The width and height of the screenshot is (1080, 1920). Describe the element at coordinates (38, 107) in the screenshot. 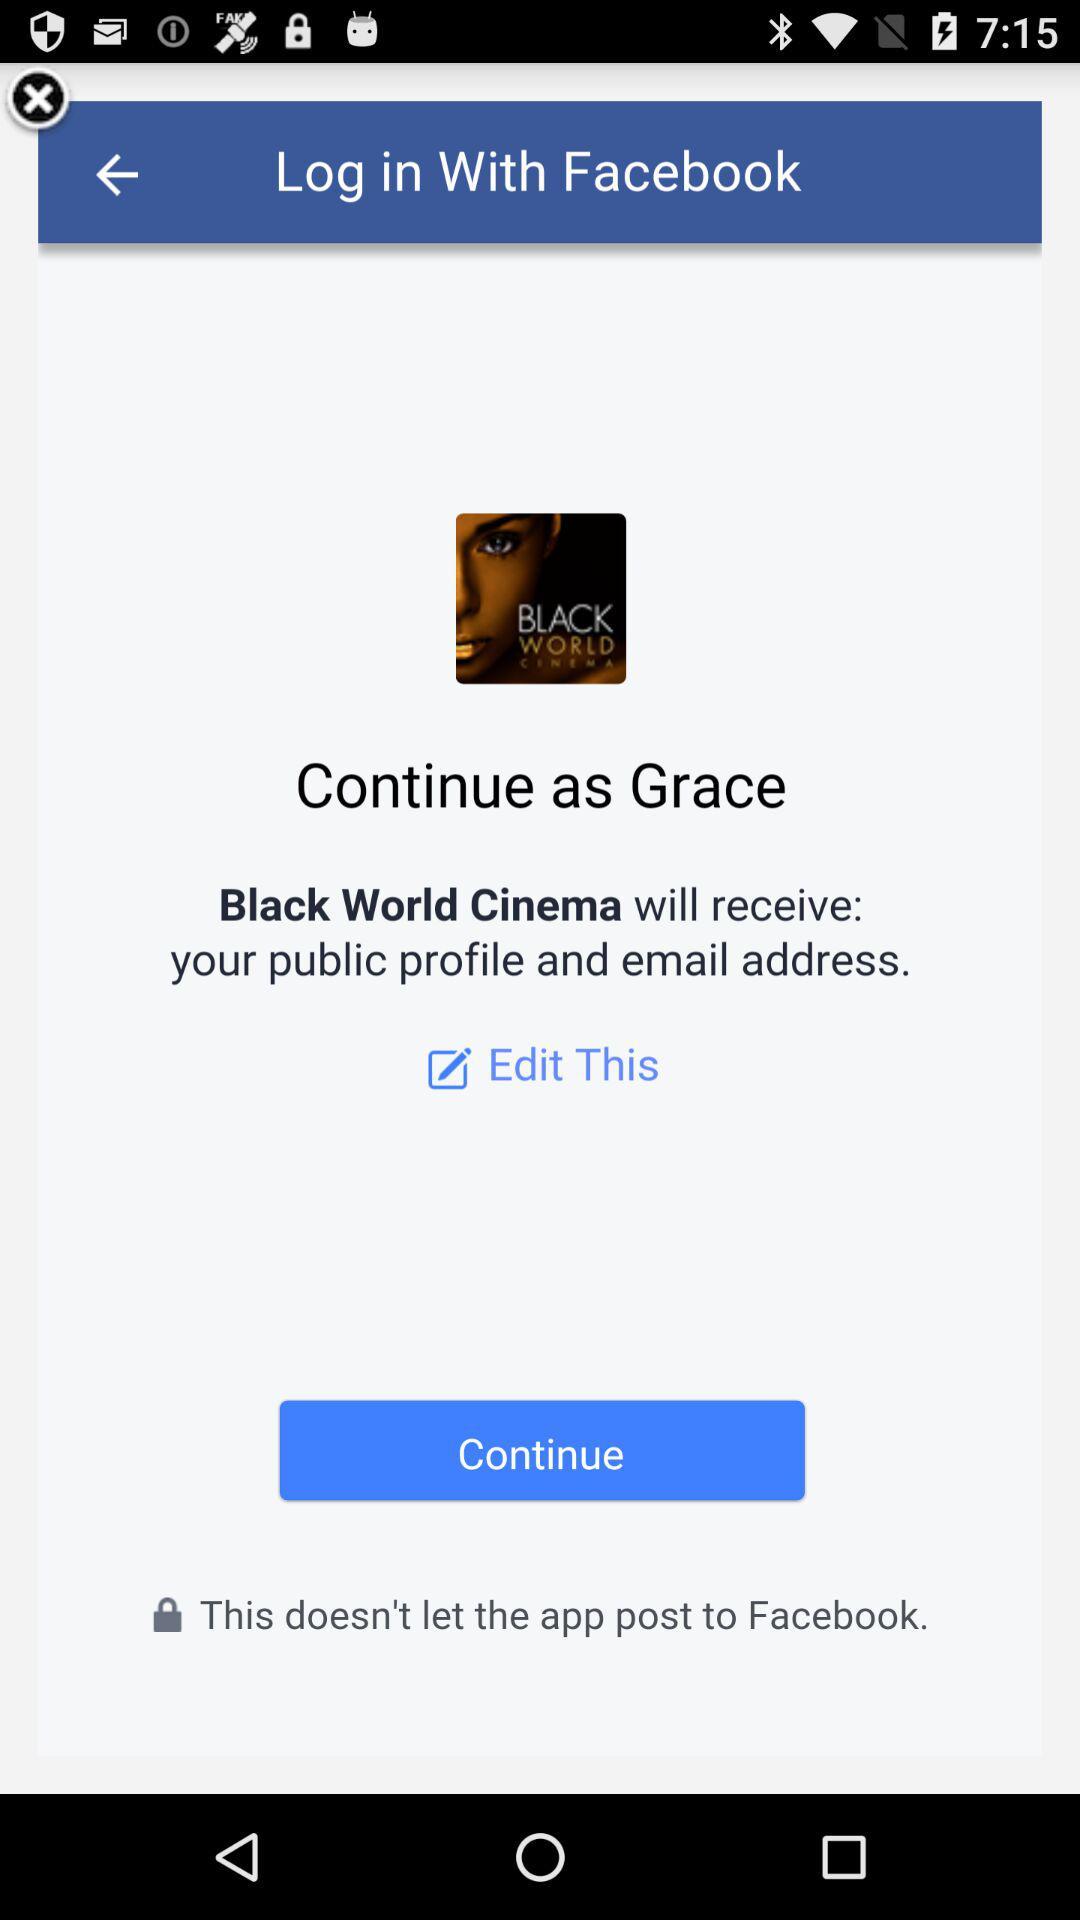

I see `the close icon` at that location.